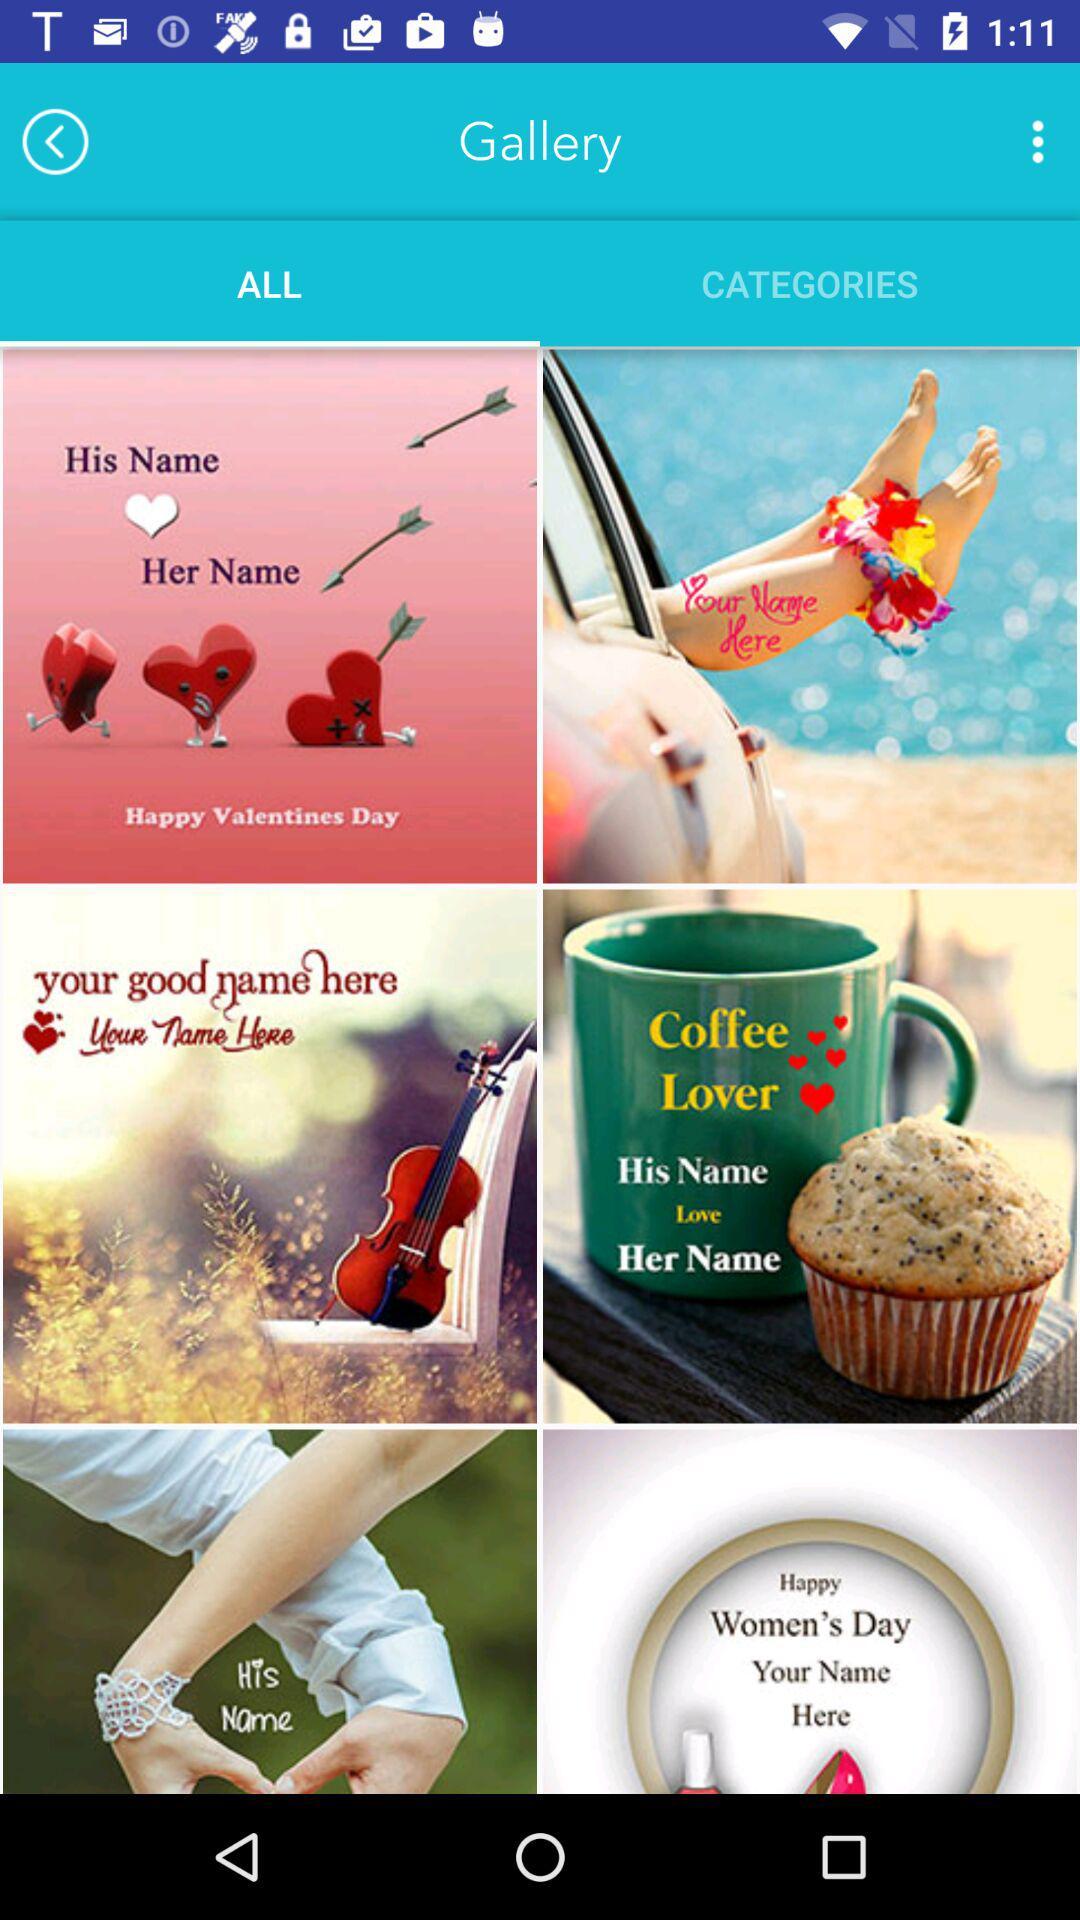 This screenshot has height=1920, width=1080. What do you see at coordinates (1036, 140) in the screenshot?
I see `the more icon` at bounding box center [1036, 140].